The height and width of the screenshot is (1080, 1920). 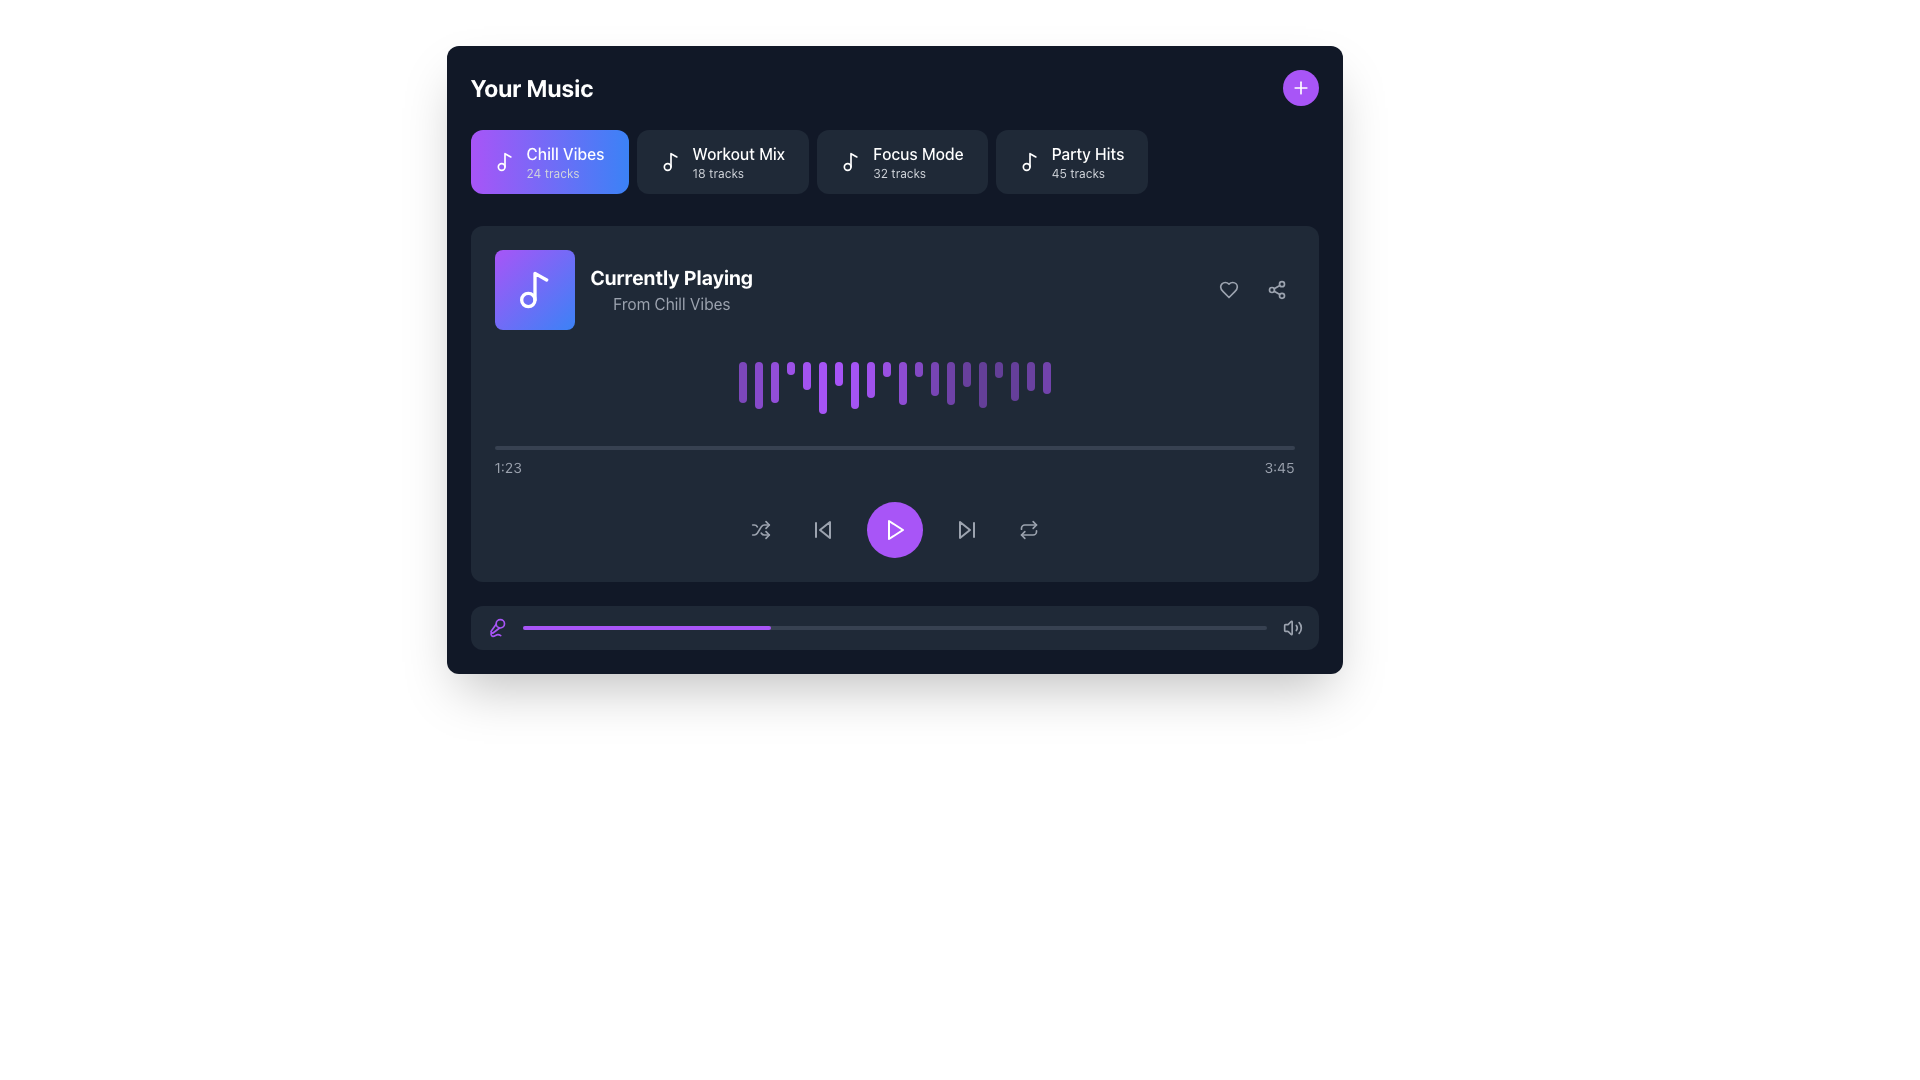 What do you see at coordinates (870, 380) in the screenshot?
I see `the ninth vertical purple waveform bar in the audio display of the music player interface, which is characterized by its rounded edges and pulsing animation` at bounding box center [870, 380].